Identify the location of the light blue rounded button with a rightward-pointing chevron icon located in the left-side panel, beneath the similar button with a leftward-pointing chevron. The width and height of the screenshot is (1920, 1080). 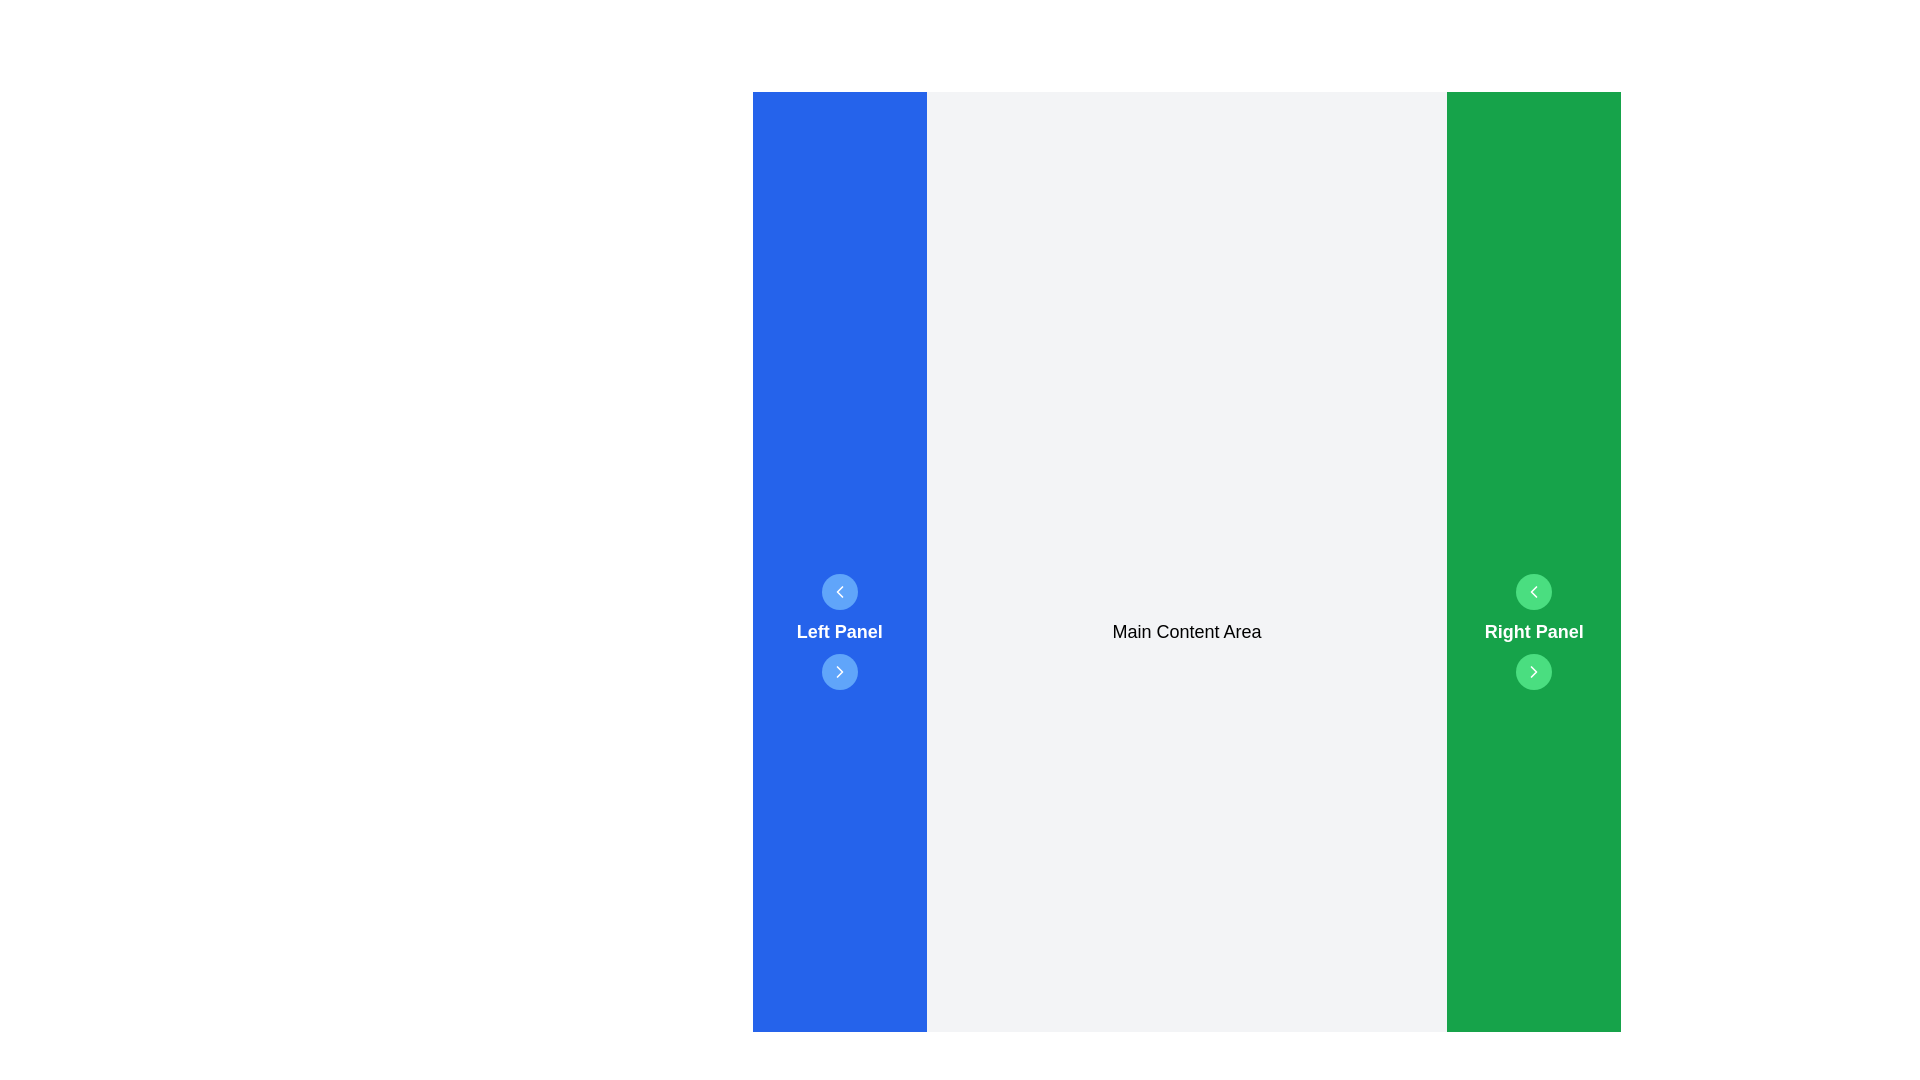
(839, 671).